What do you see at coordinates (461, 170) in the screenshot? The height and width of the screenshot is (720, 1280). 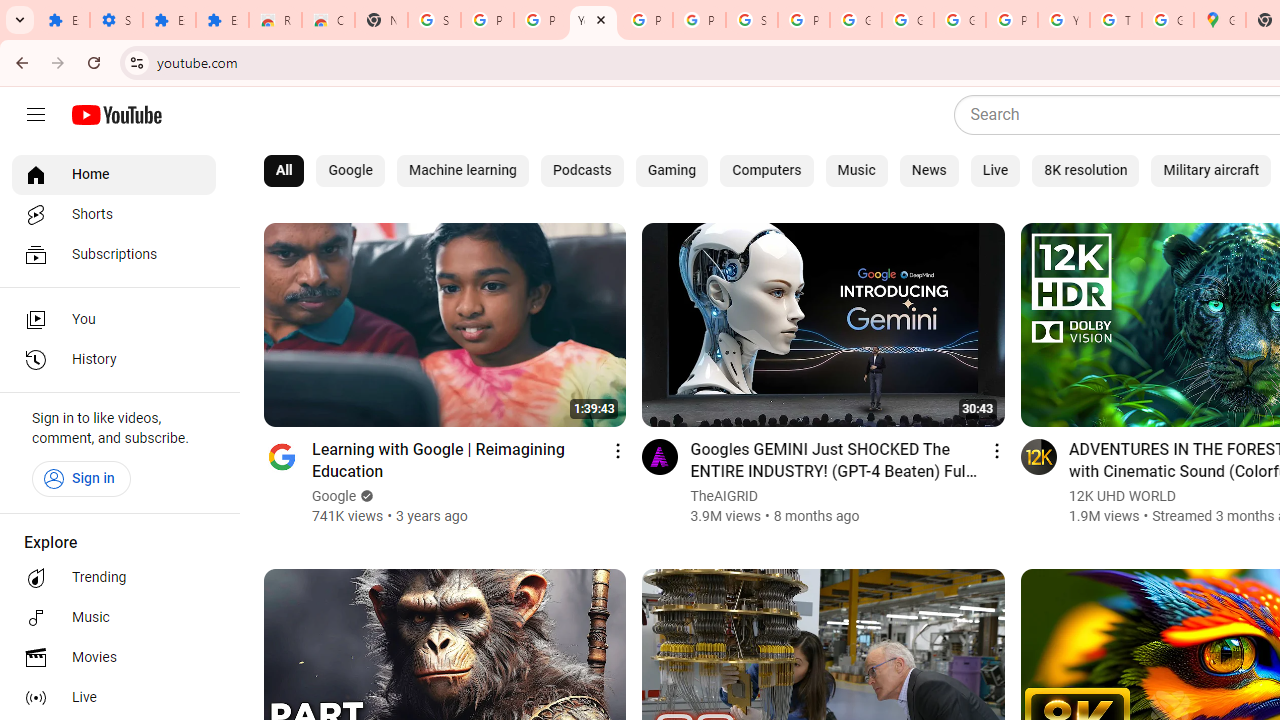 I see `'Machine learning'` at bounding box center [461, 170].